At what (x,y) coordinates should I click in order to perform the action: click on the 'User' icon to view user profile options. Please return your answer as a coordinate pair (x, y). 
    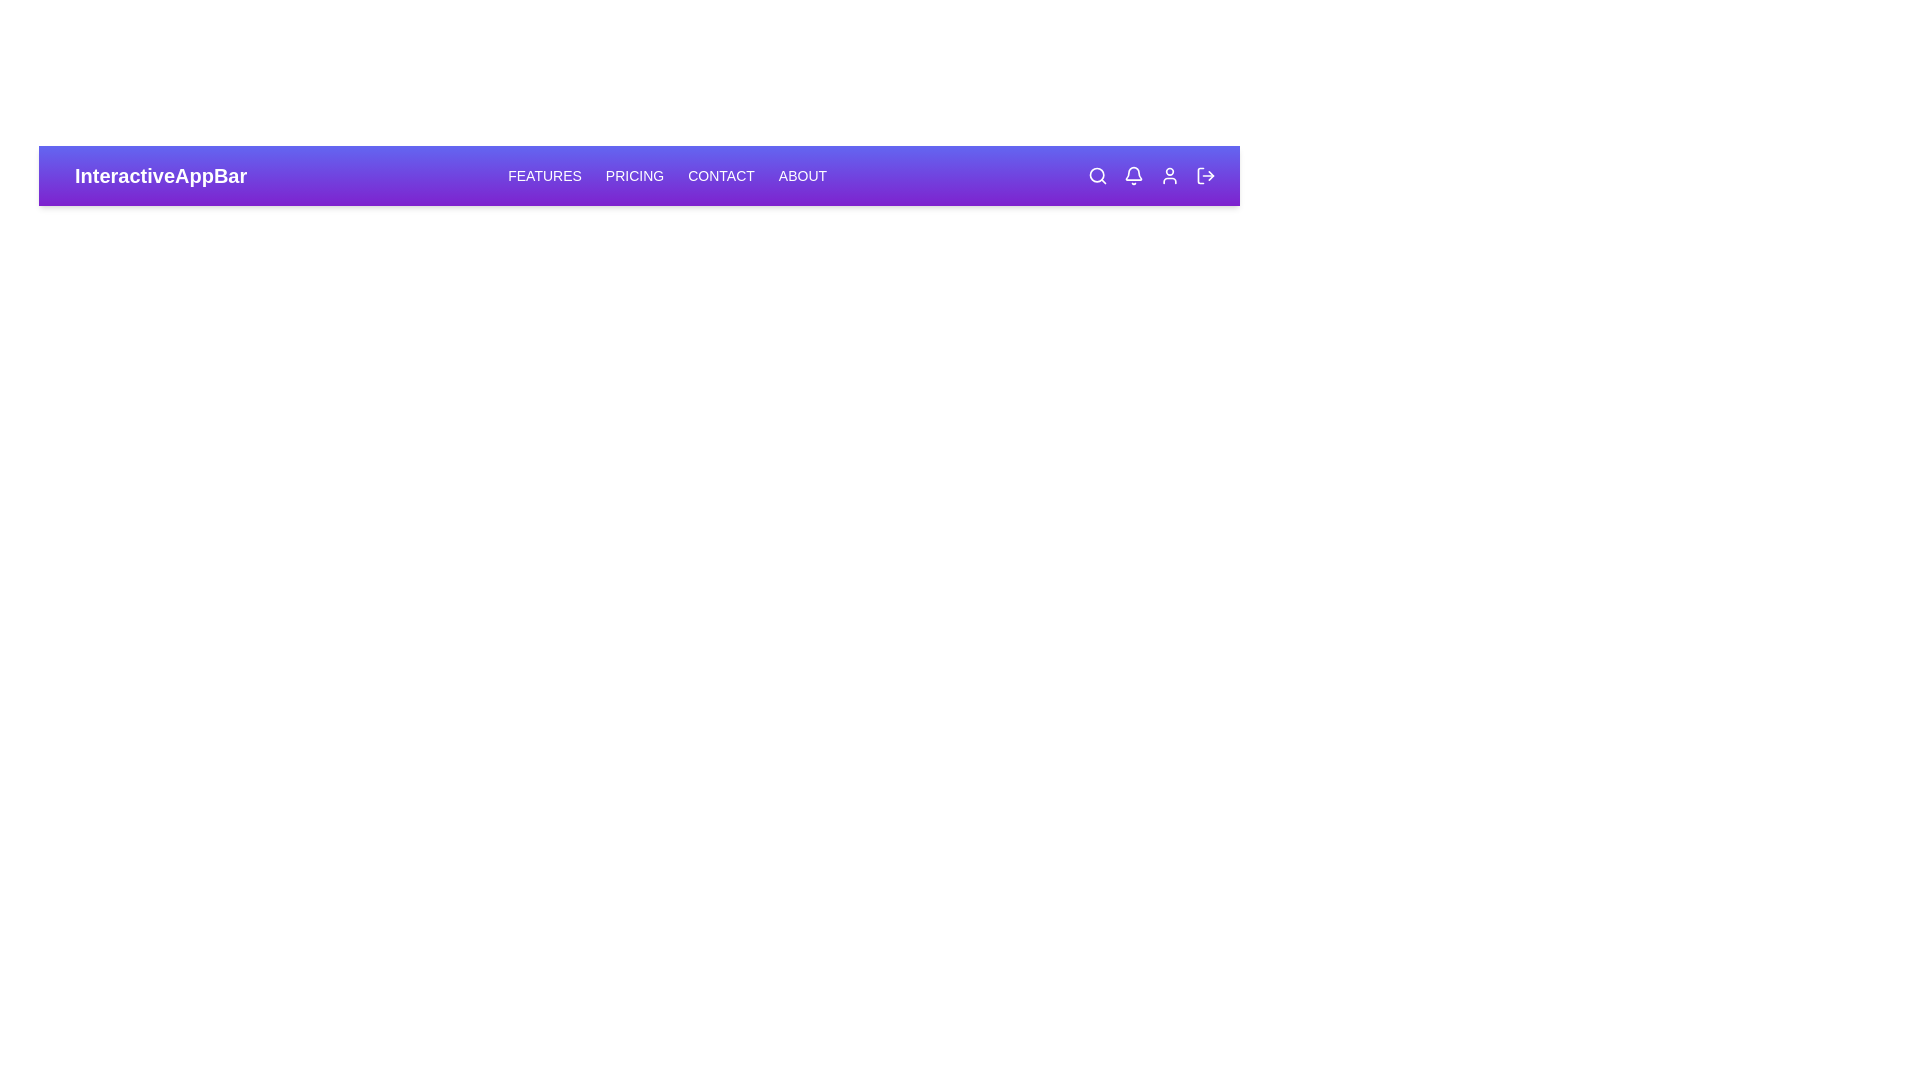
    Looking at the image, I should click on (1170, 175).